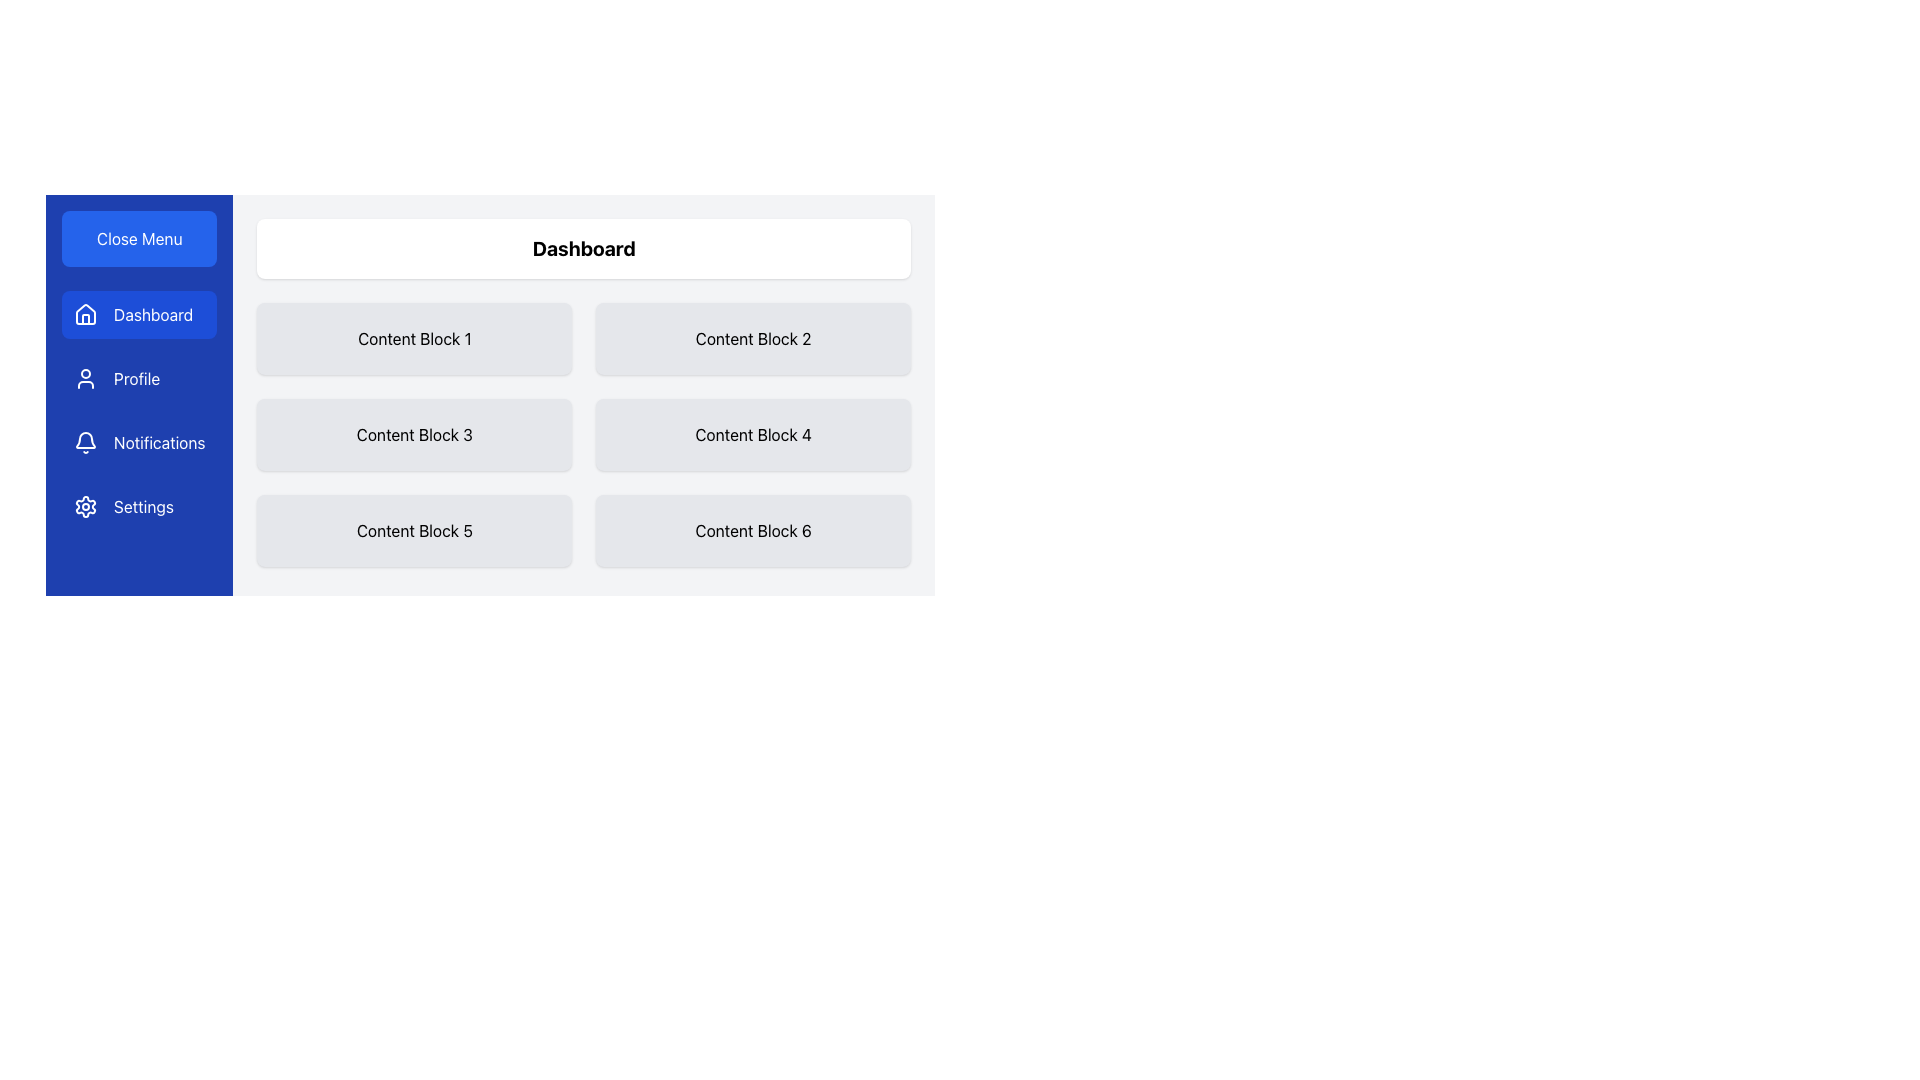 Image resolution: width=1920 pixels, height=1080 pixels. I want to click on the central Text Label that serves as a header for the dashboard section, providing context for the content blocks below, so click(583, 248).